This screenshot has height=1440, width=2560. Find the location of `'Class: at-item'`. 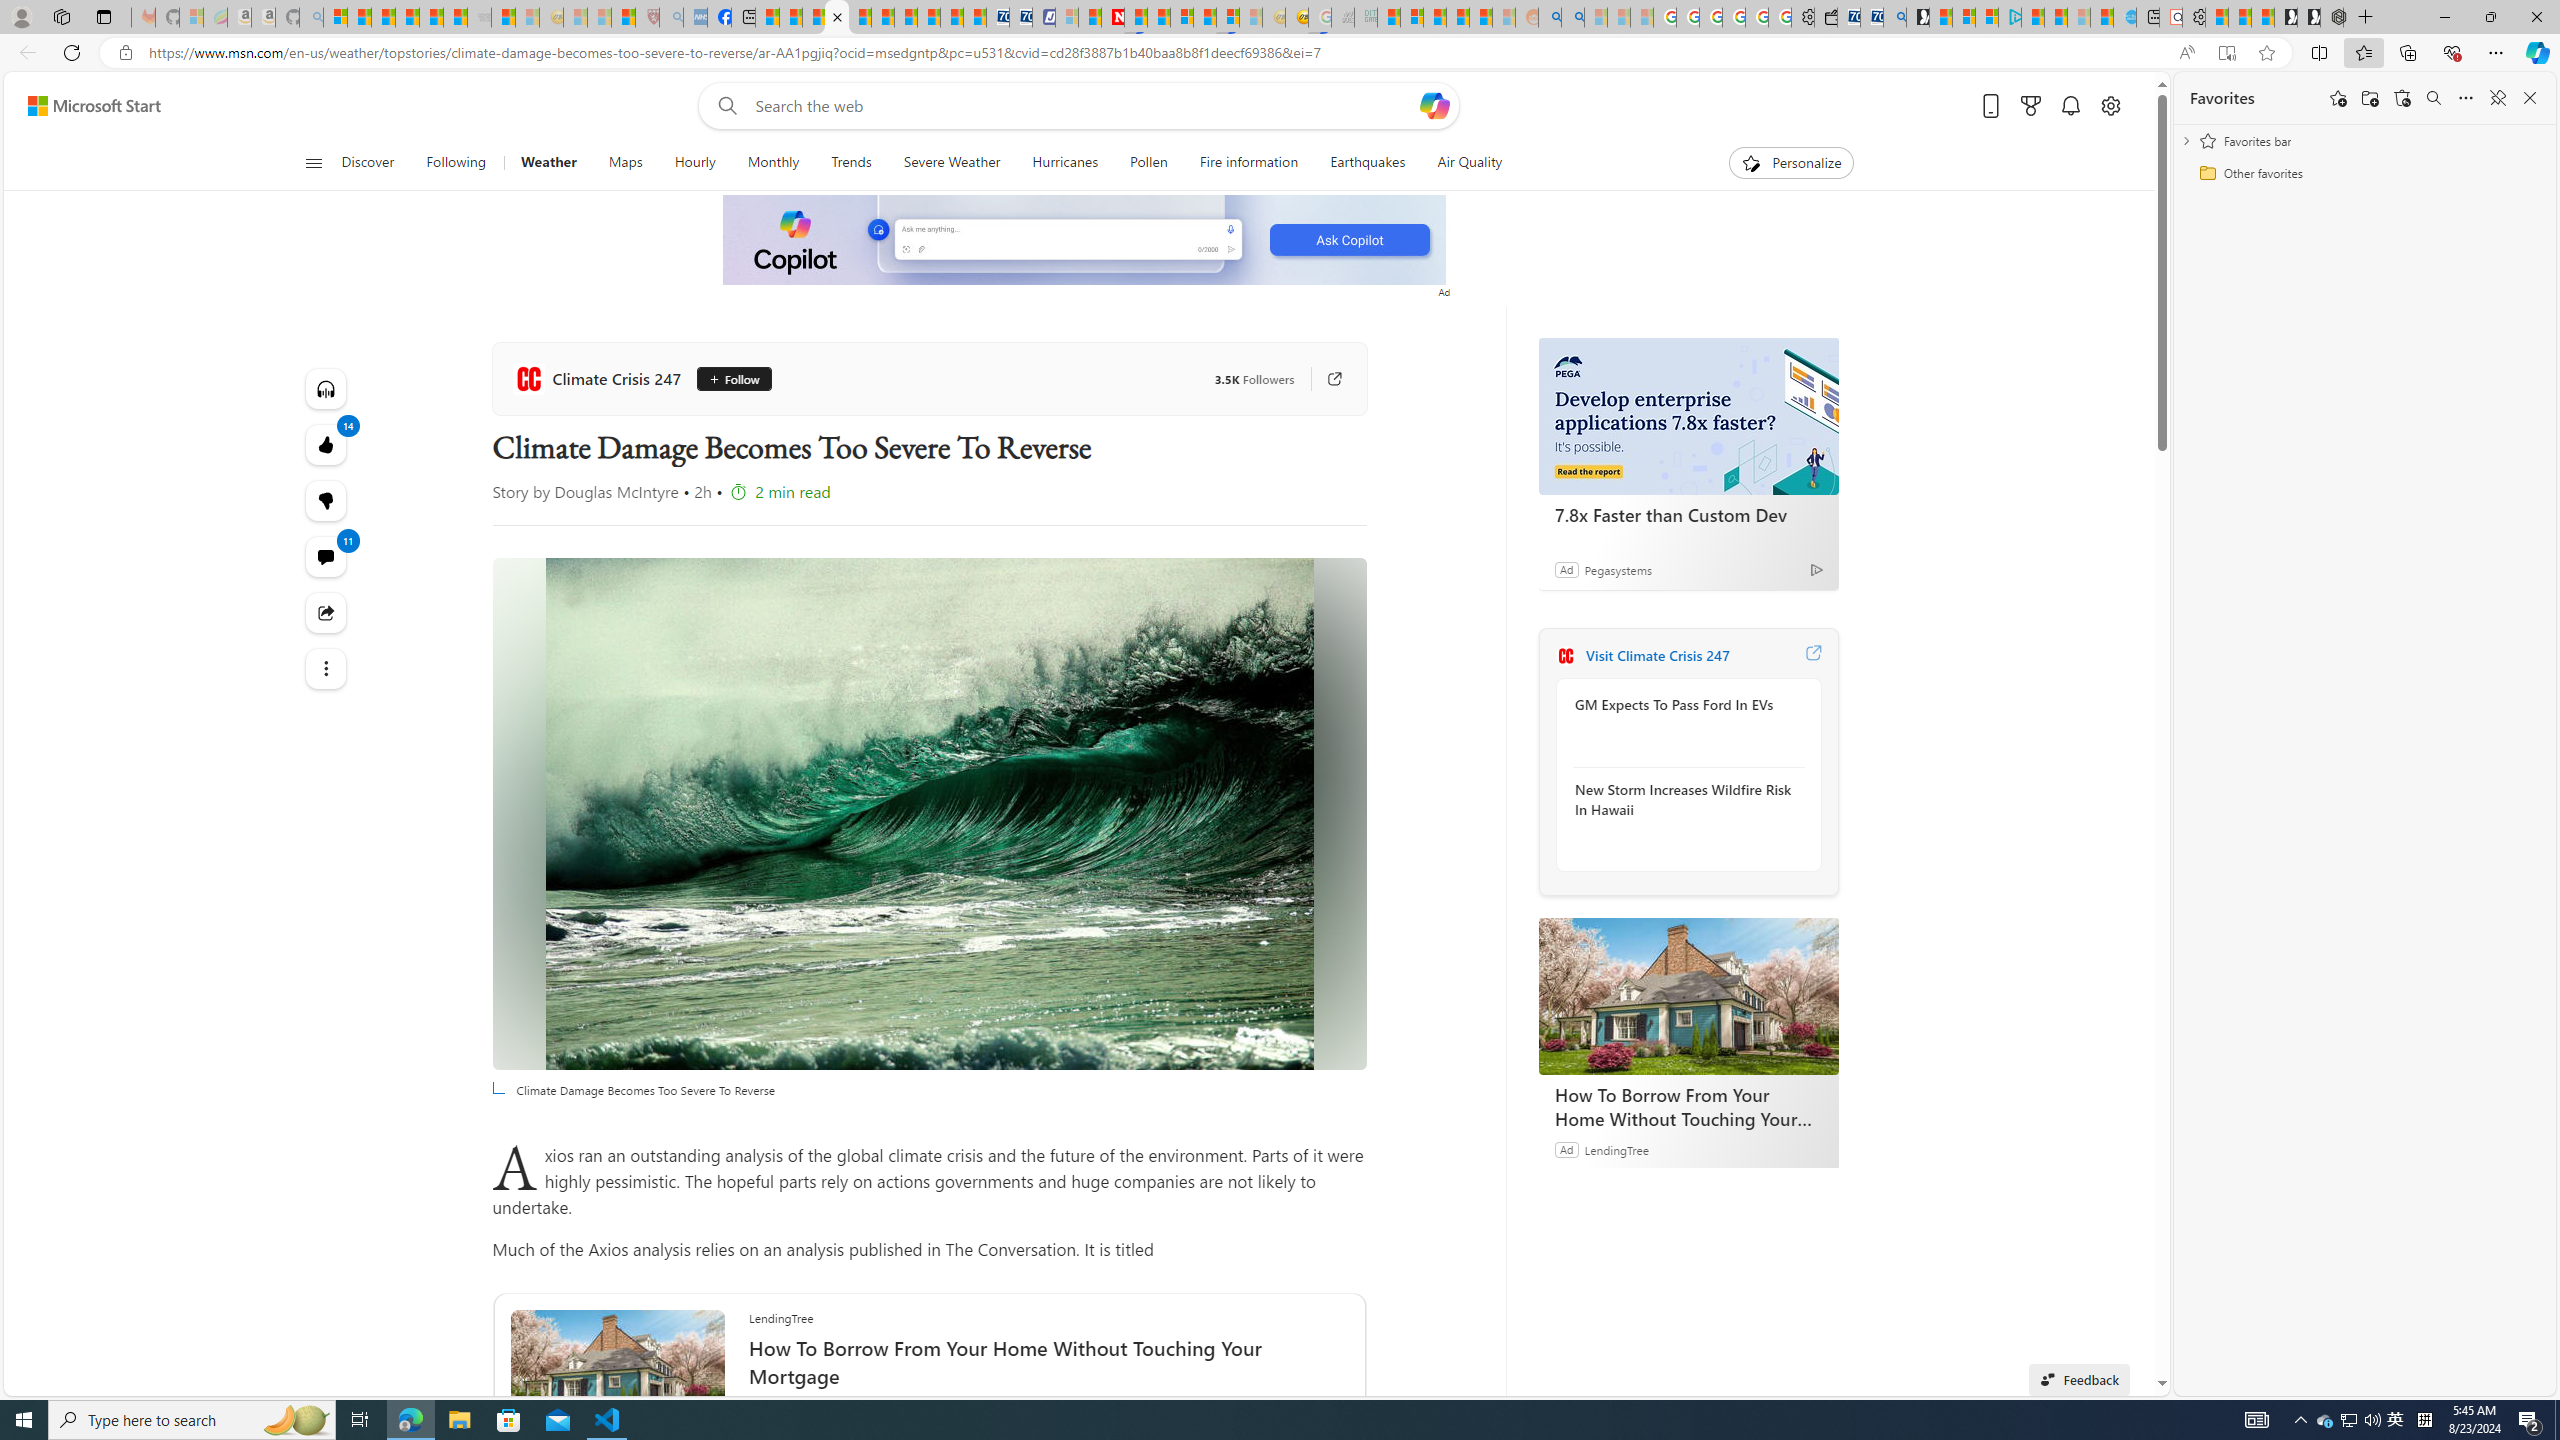

'Class: at-item' is located at coordinates (325, 667).